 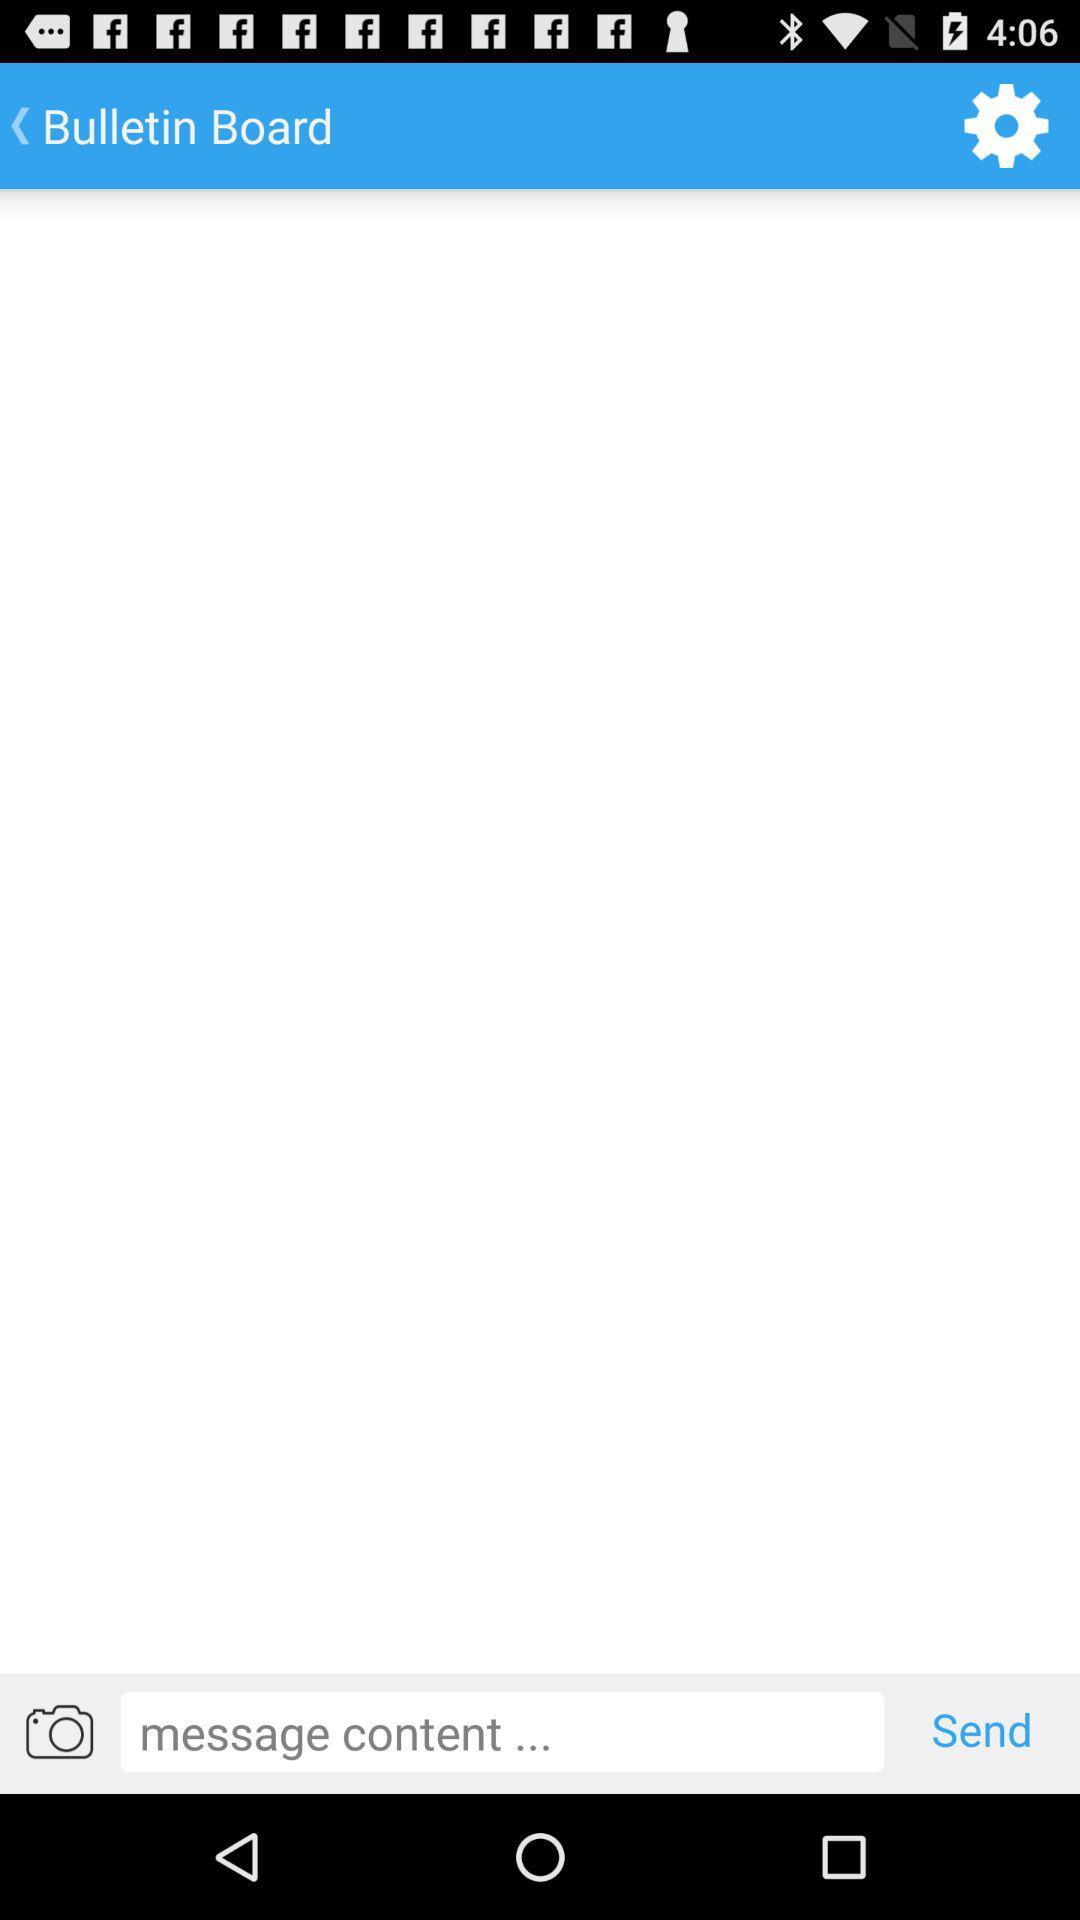 What do you see at coordinates (981, 1730) in the screenshot?
I see `the send app` at bounding box center [981, 1730].